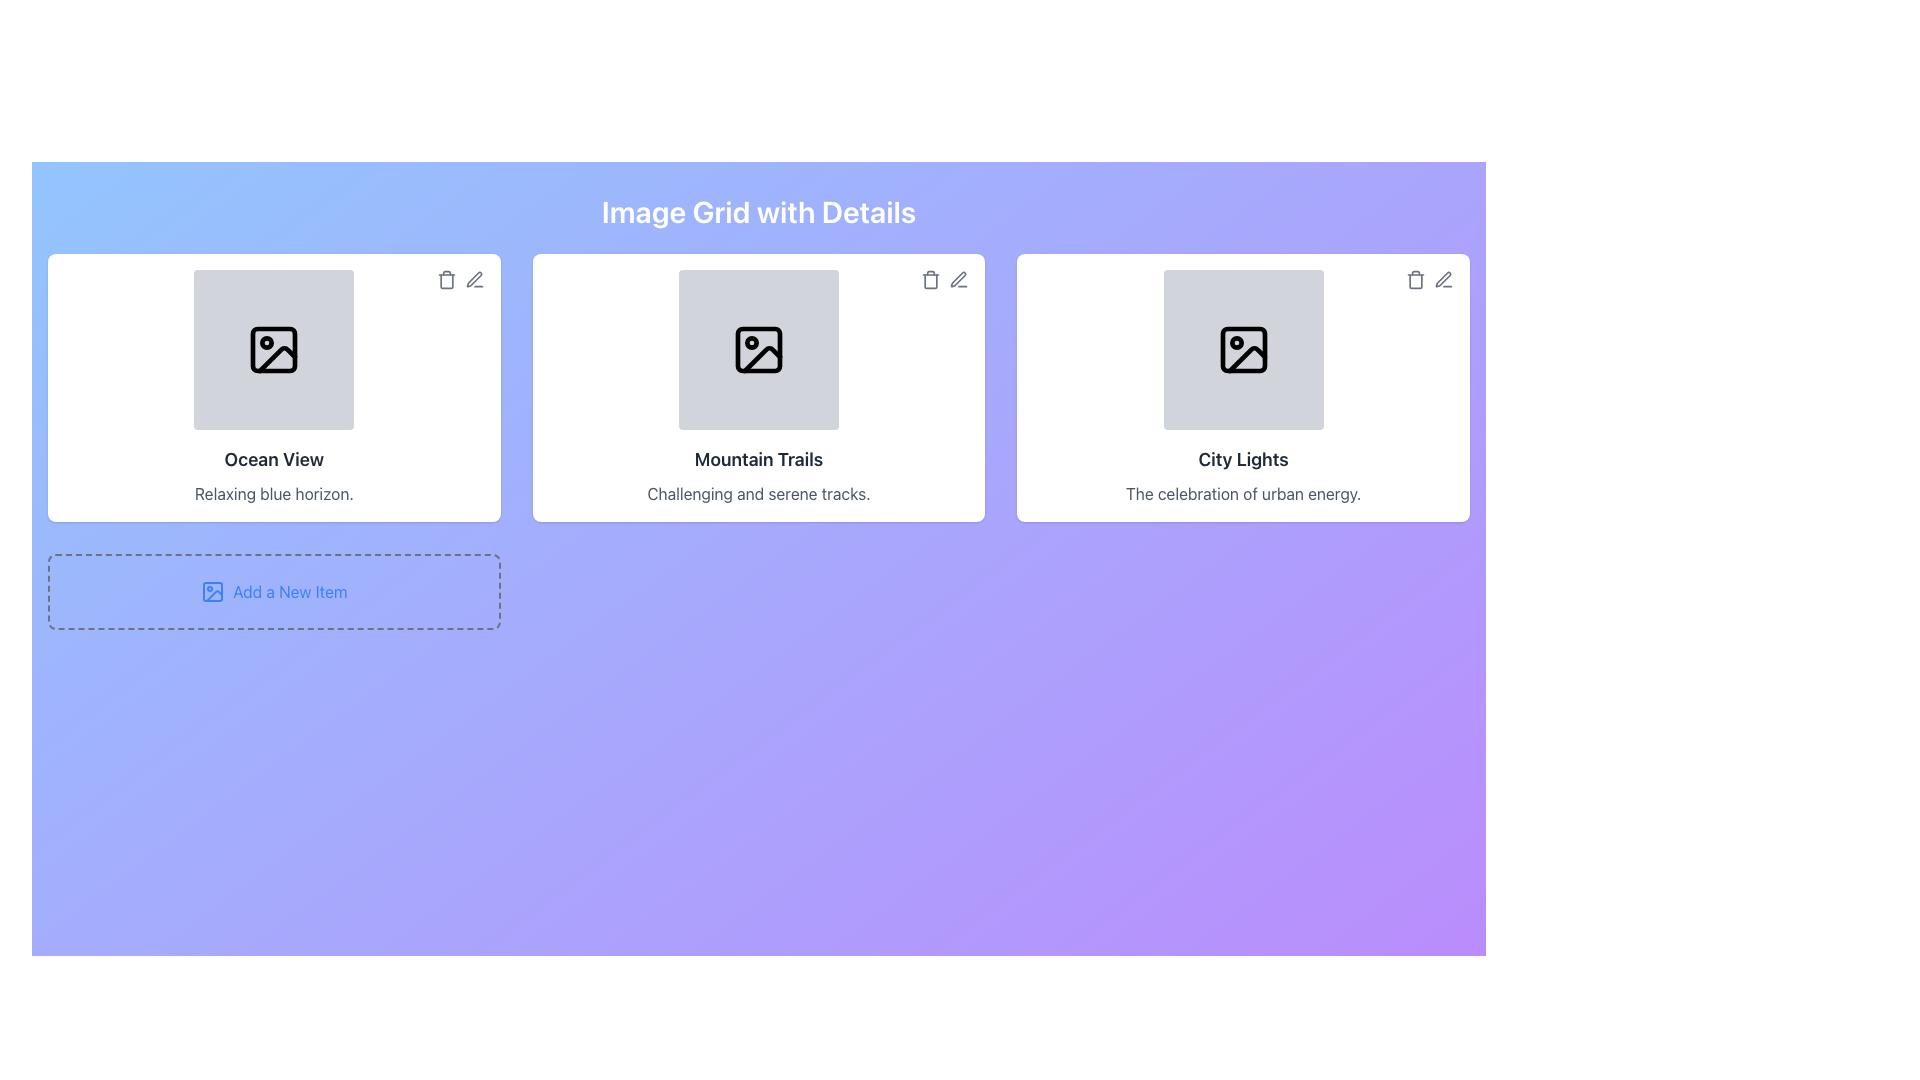 This screenshot has height=1080, width=1920. What do you see at coordinates (1415, 280) in the screenshot?
I see `the trash can icon in the upper right corner of the City Lights card` at bounding box center [1415, 280].